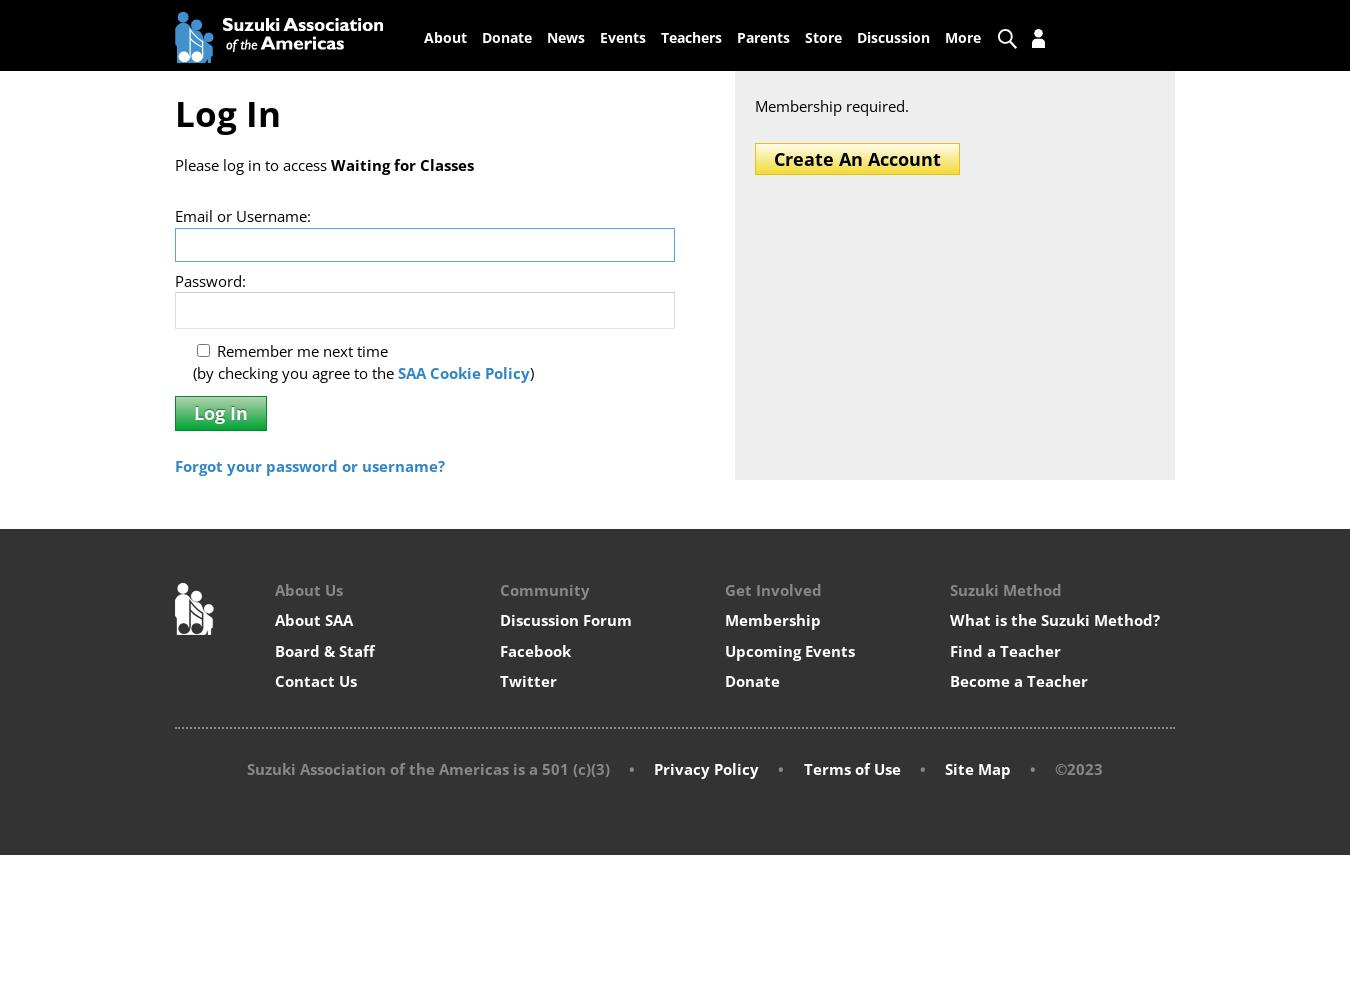 The image size is (1350, 1000). What do you see at coordinates (705, 769) in the screenshot?
I see `'Privacy Policy'` at bounding box center [705, 769].